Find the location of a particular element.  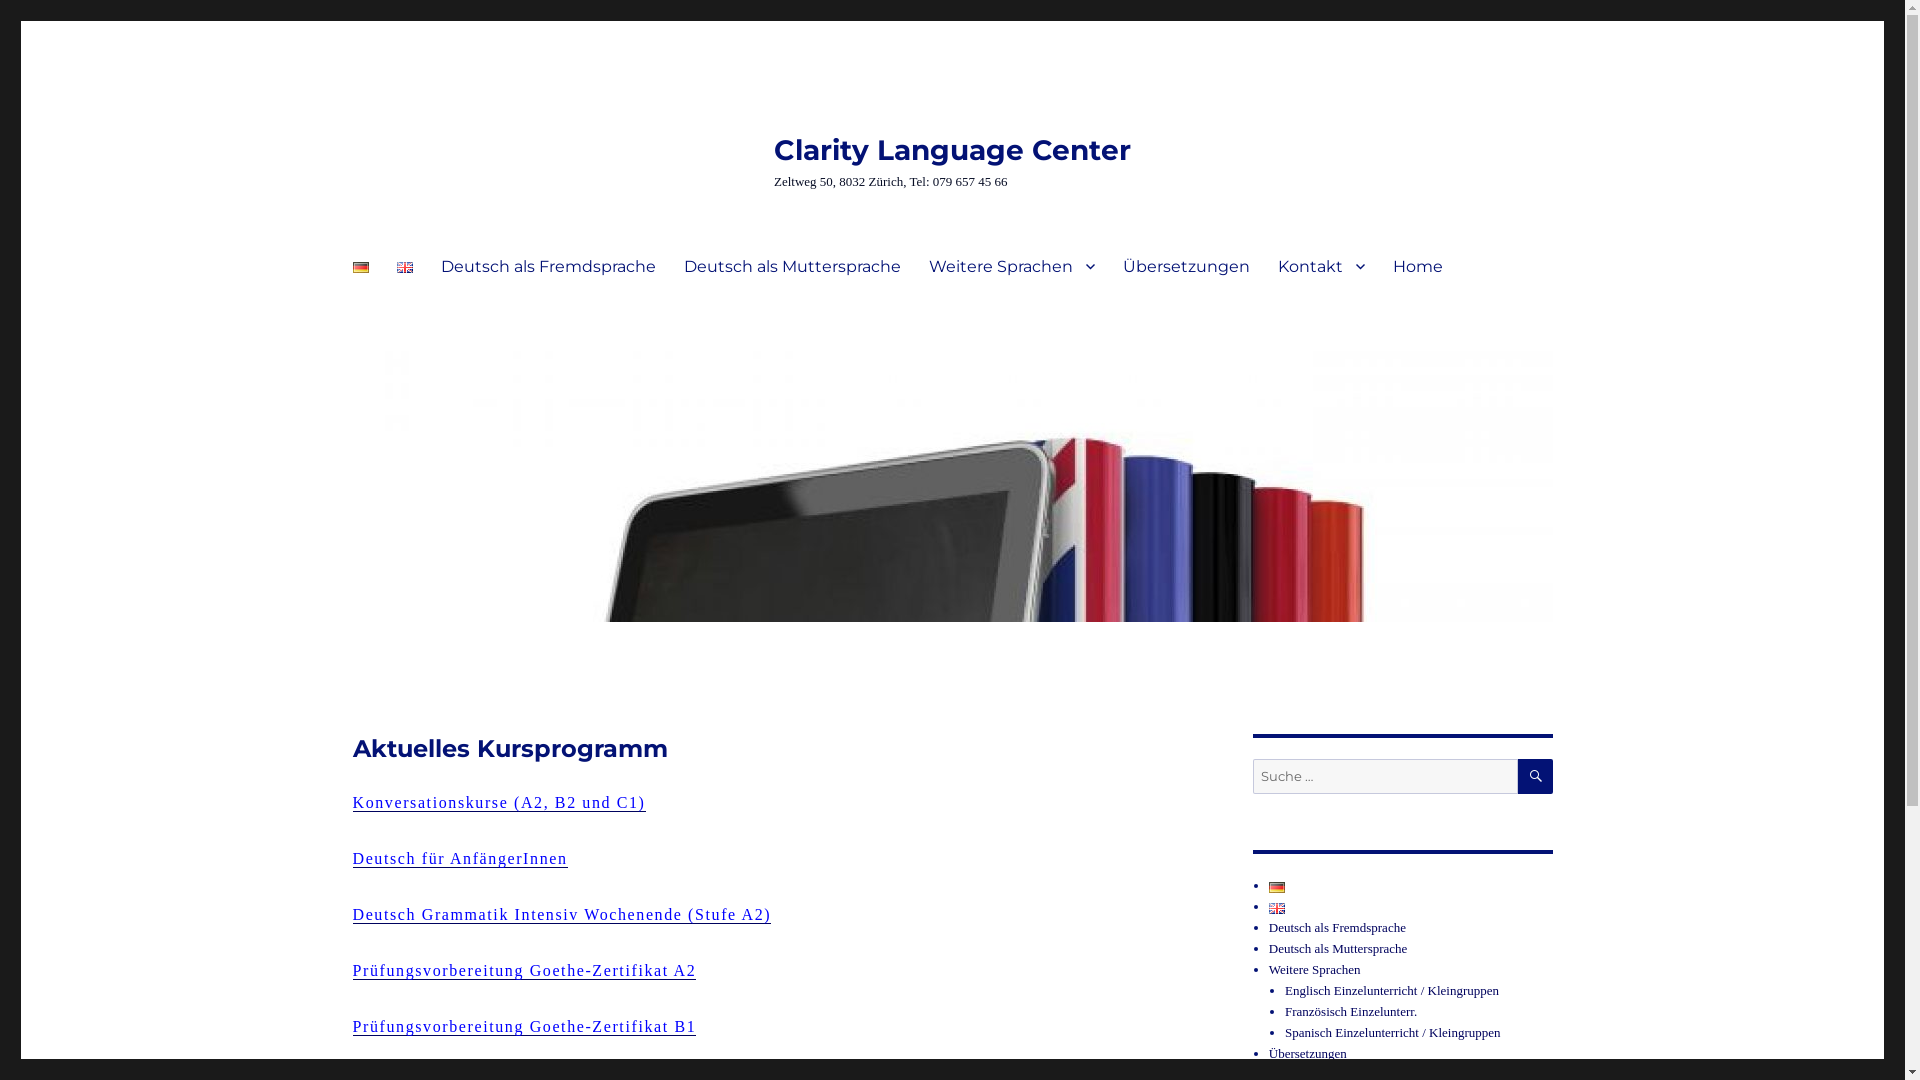

'English' is located at coordinates (1275, 908).